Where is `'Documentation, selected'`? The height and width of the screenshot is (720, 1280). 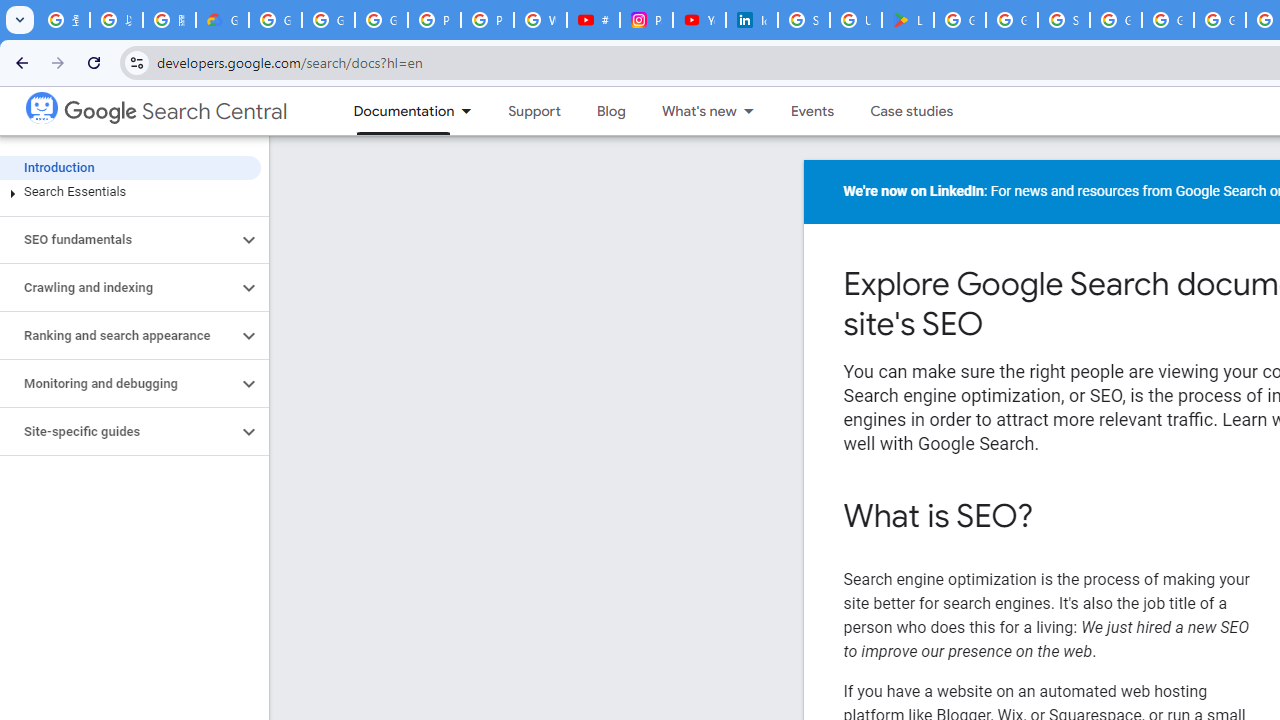 'Documentation, selected' is located at coordinates (394, 111).